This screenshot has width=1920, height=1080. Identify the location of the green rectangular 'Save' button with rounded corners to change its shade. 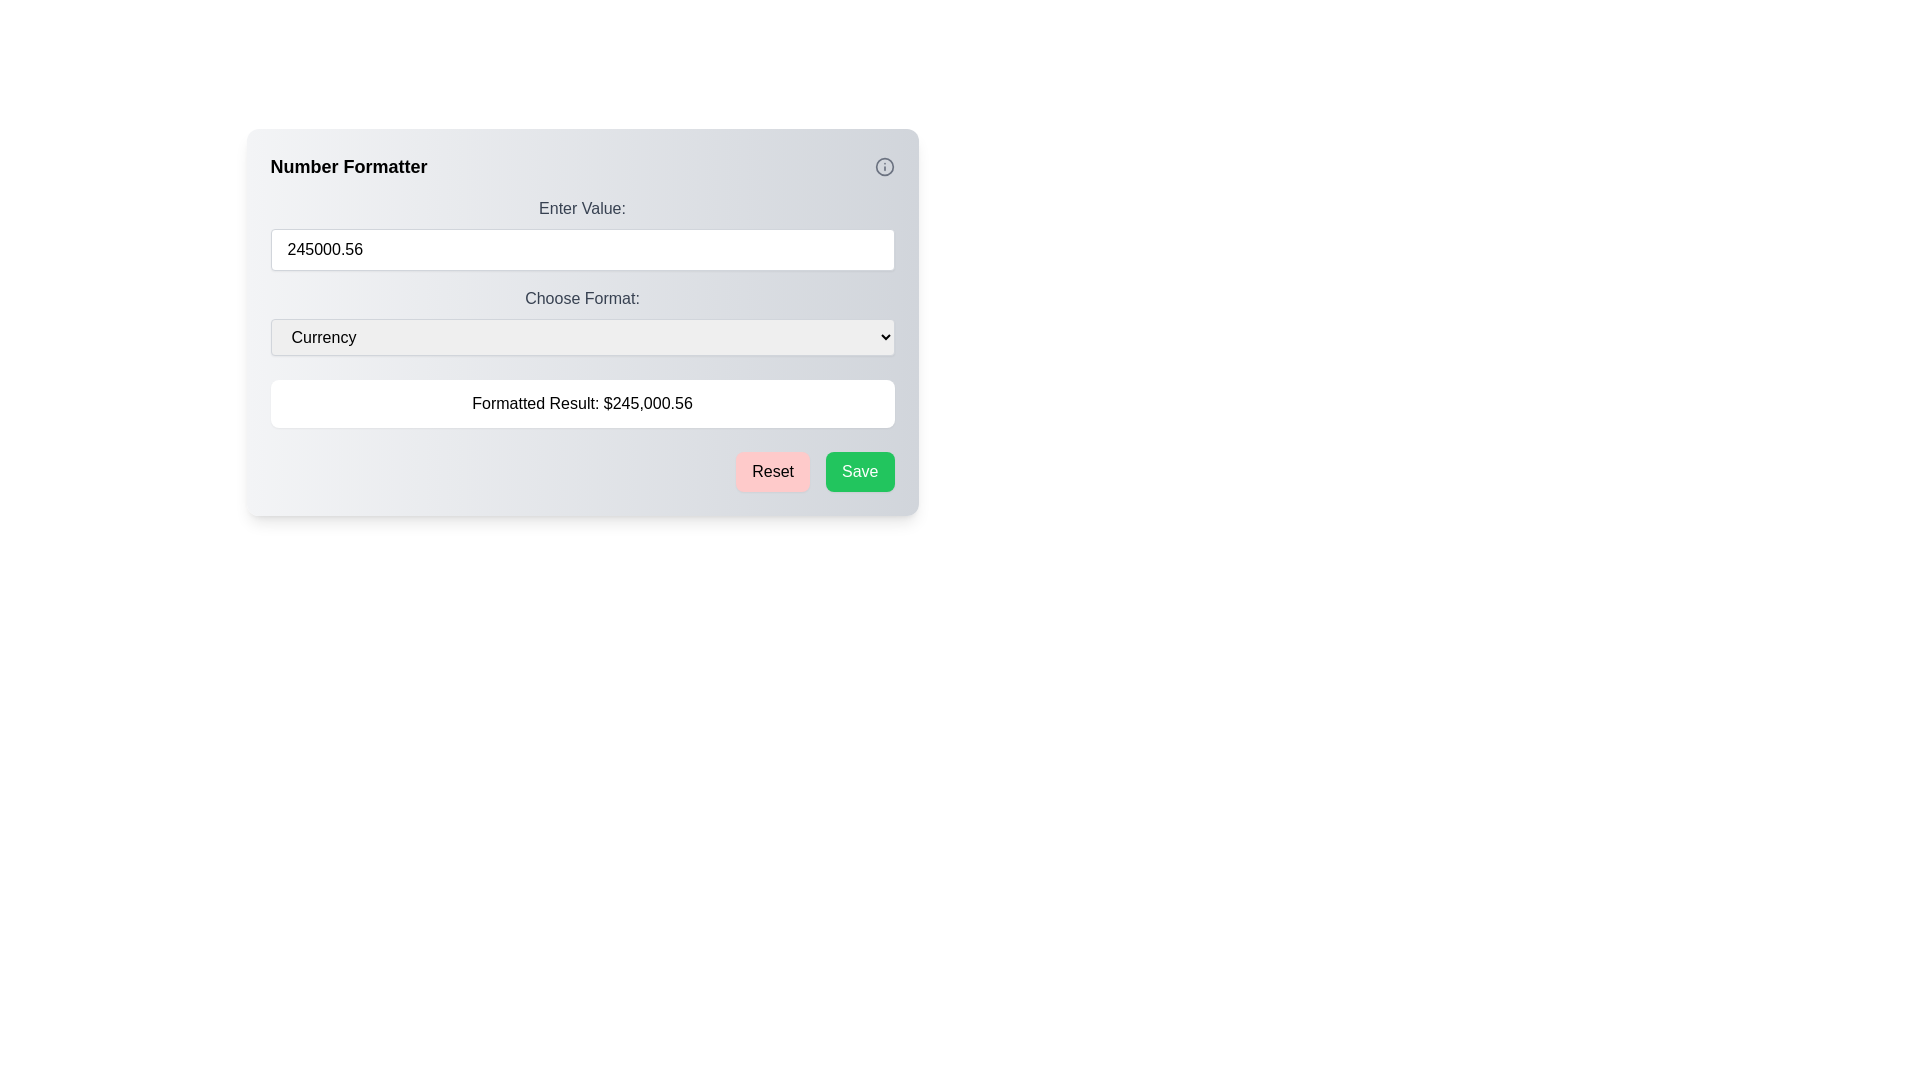
(860, 471).